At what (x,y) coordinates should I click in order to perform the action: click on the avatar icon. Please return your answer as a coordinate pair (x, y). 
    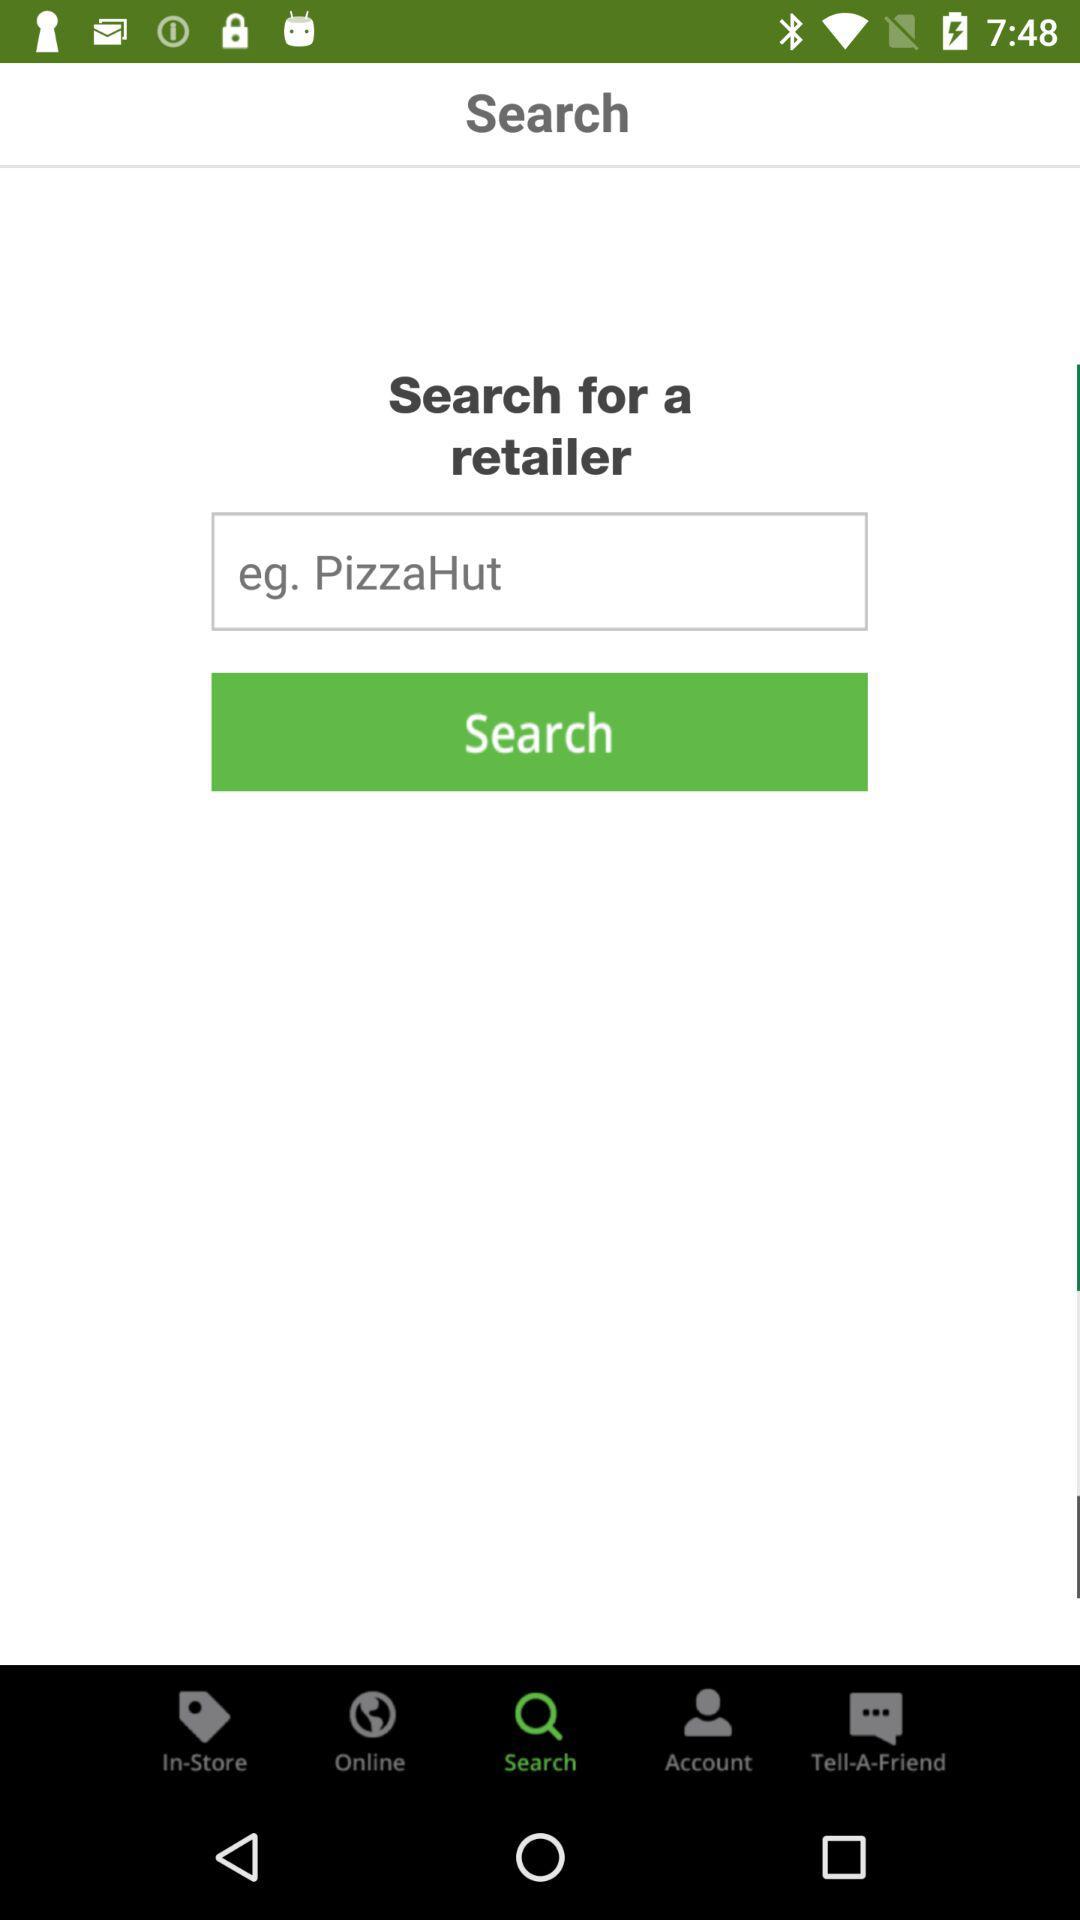
    Looking at the image, I should click on (707, 1728).